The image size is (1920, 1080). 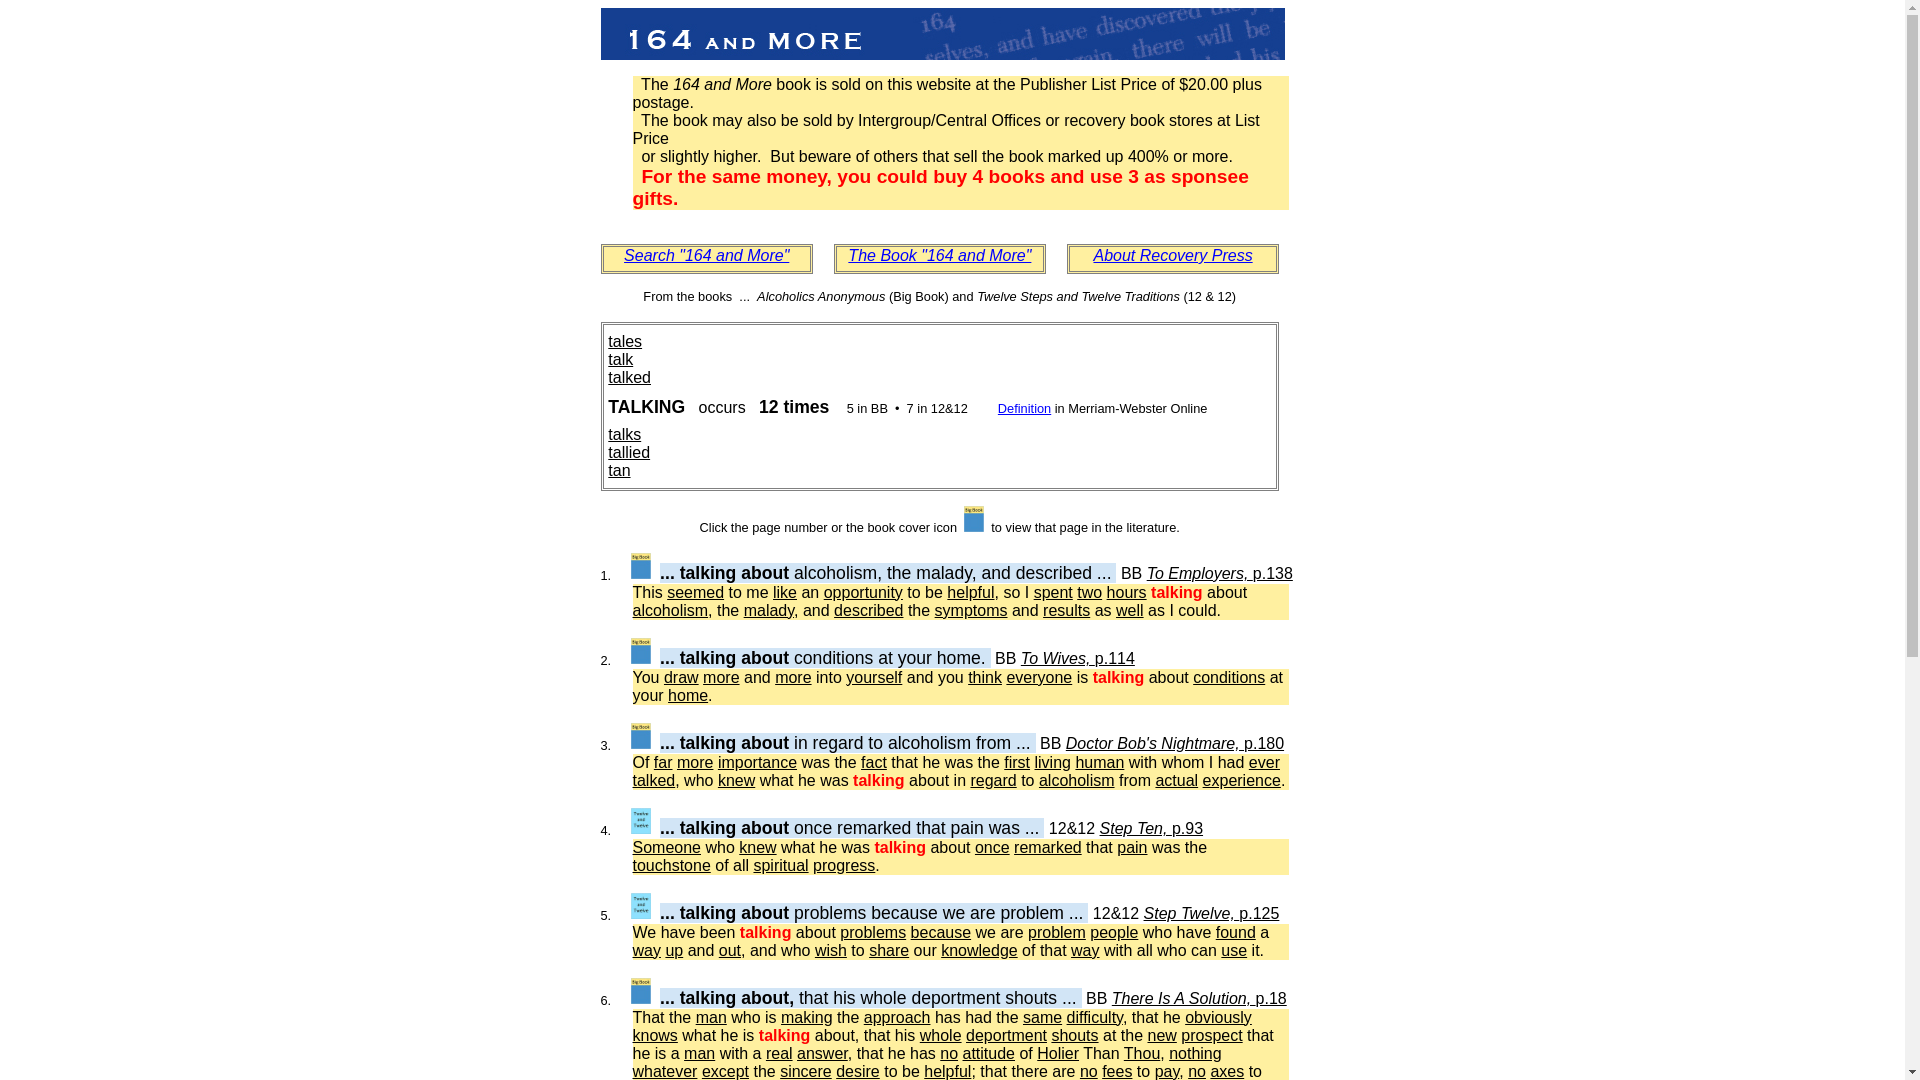 I want to click on 'opportunity', so click(x=863, y=591).